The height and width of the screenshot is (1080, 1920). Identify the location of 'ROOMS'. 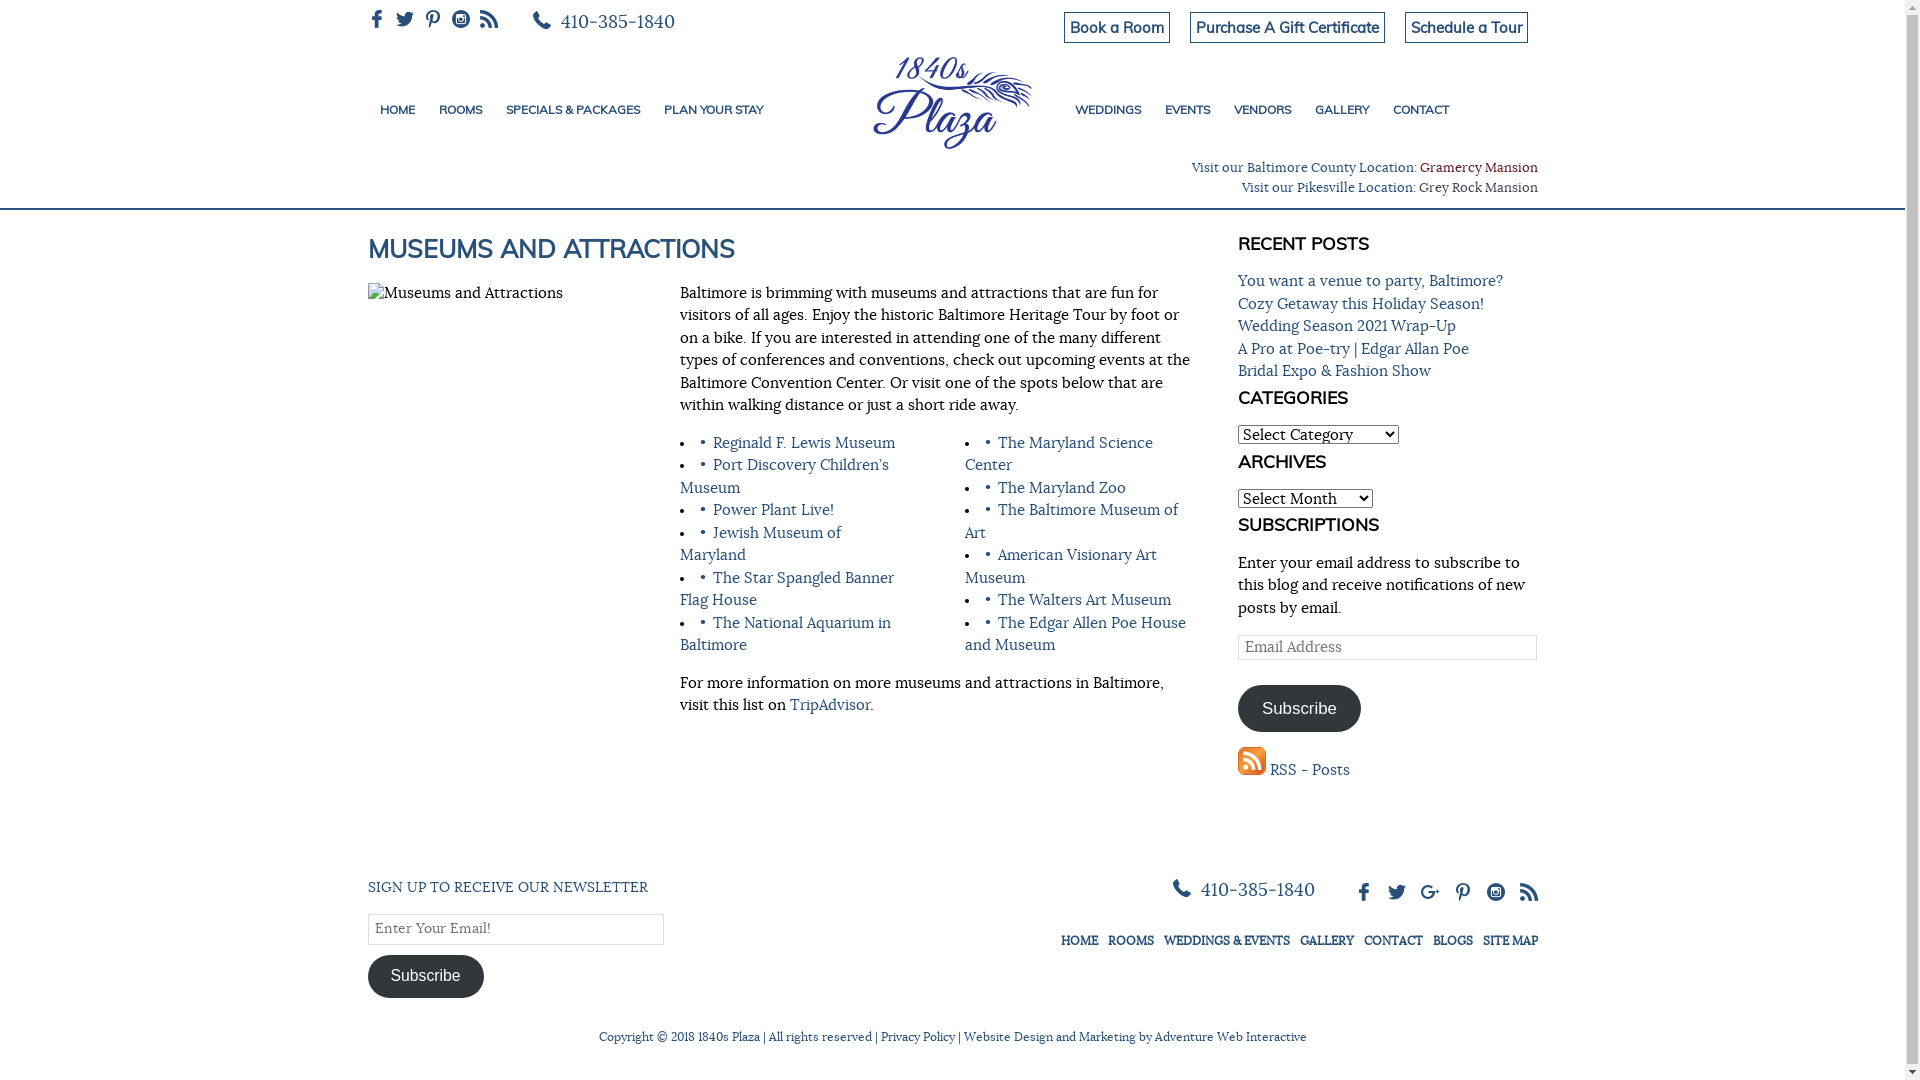
(1131, 940).